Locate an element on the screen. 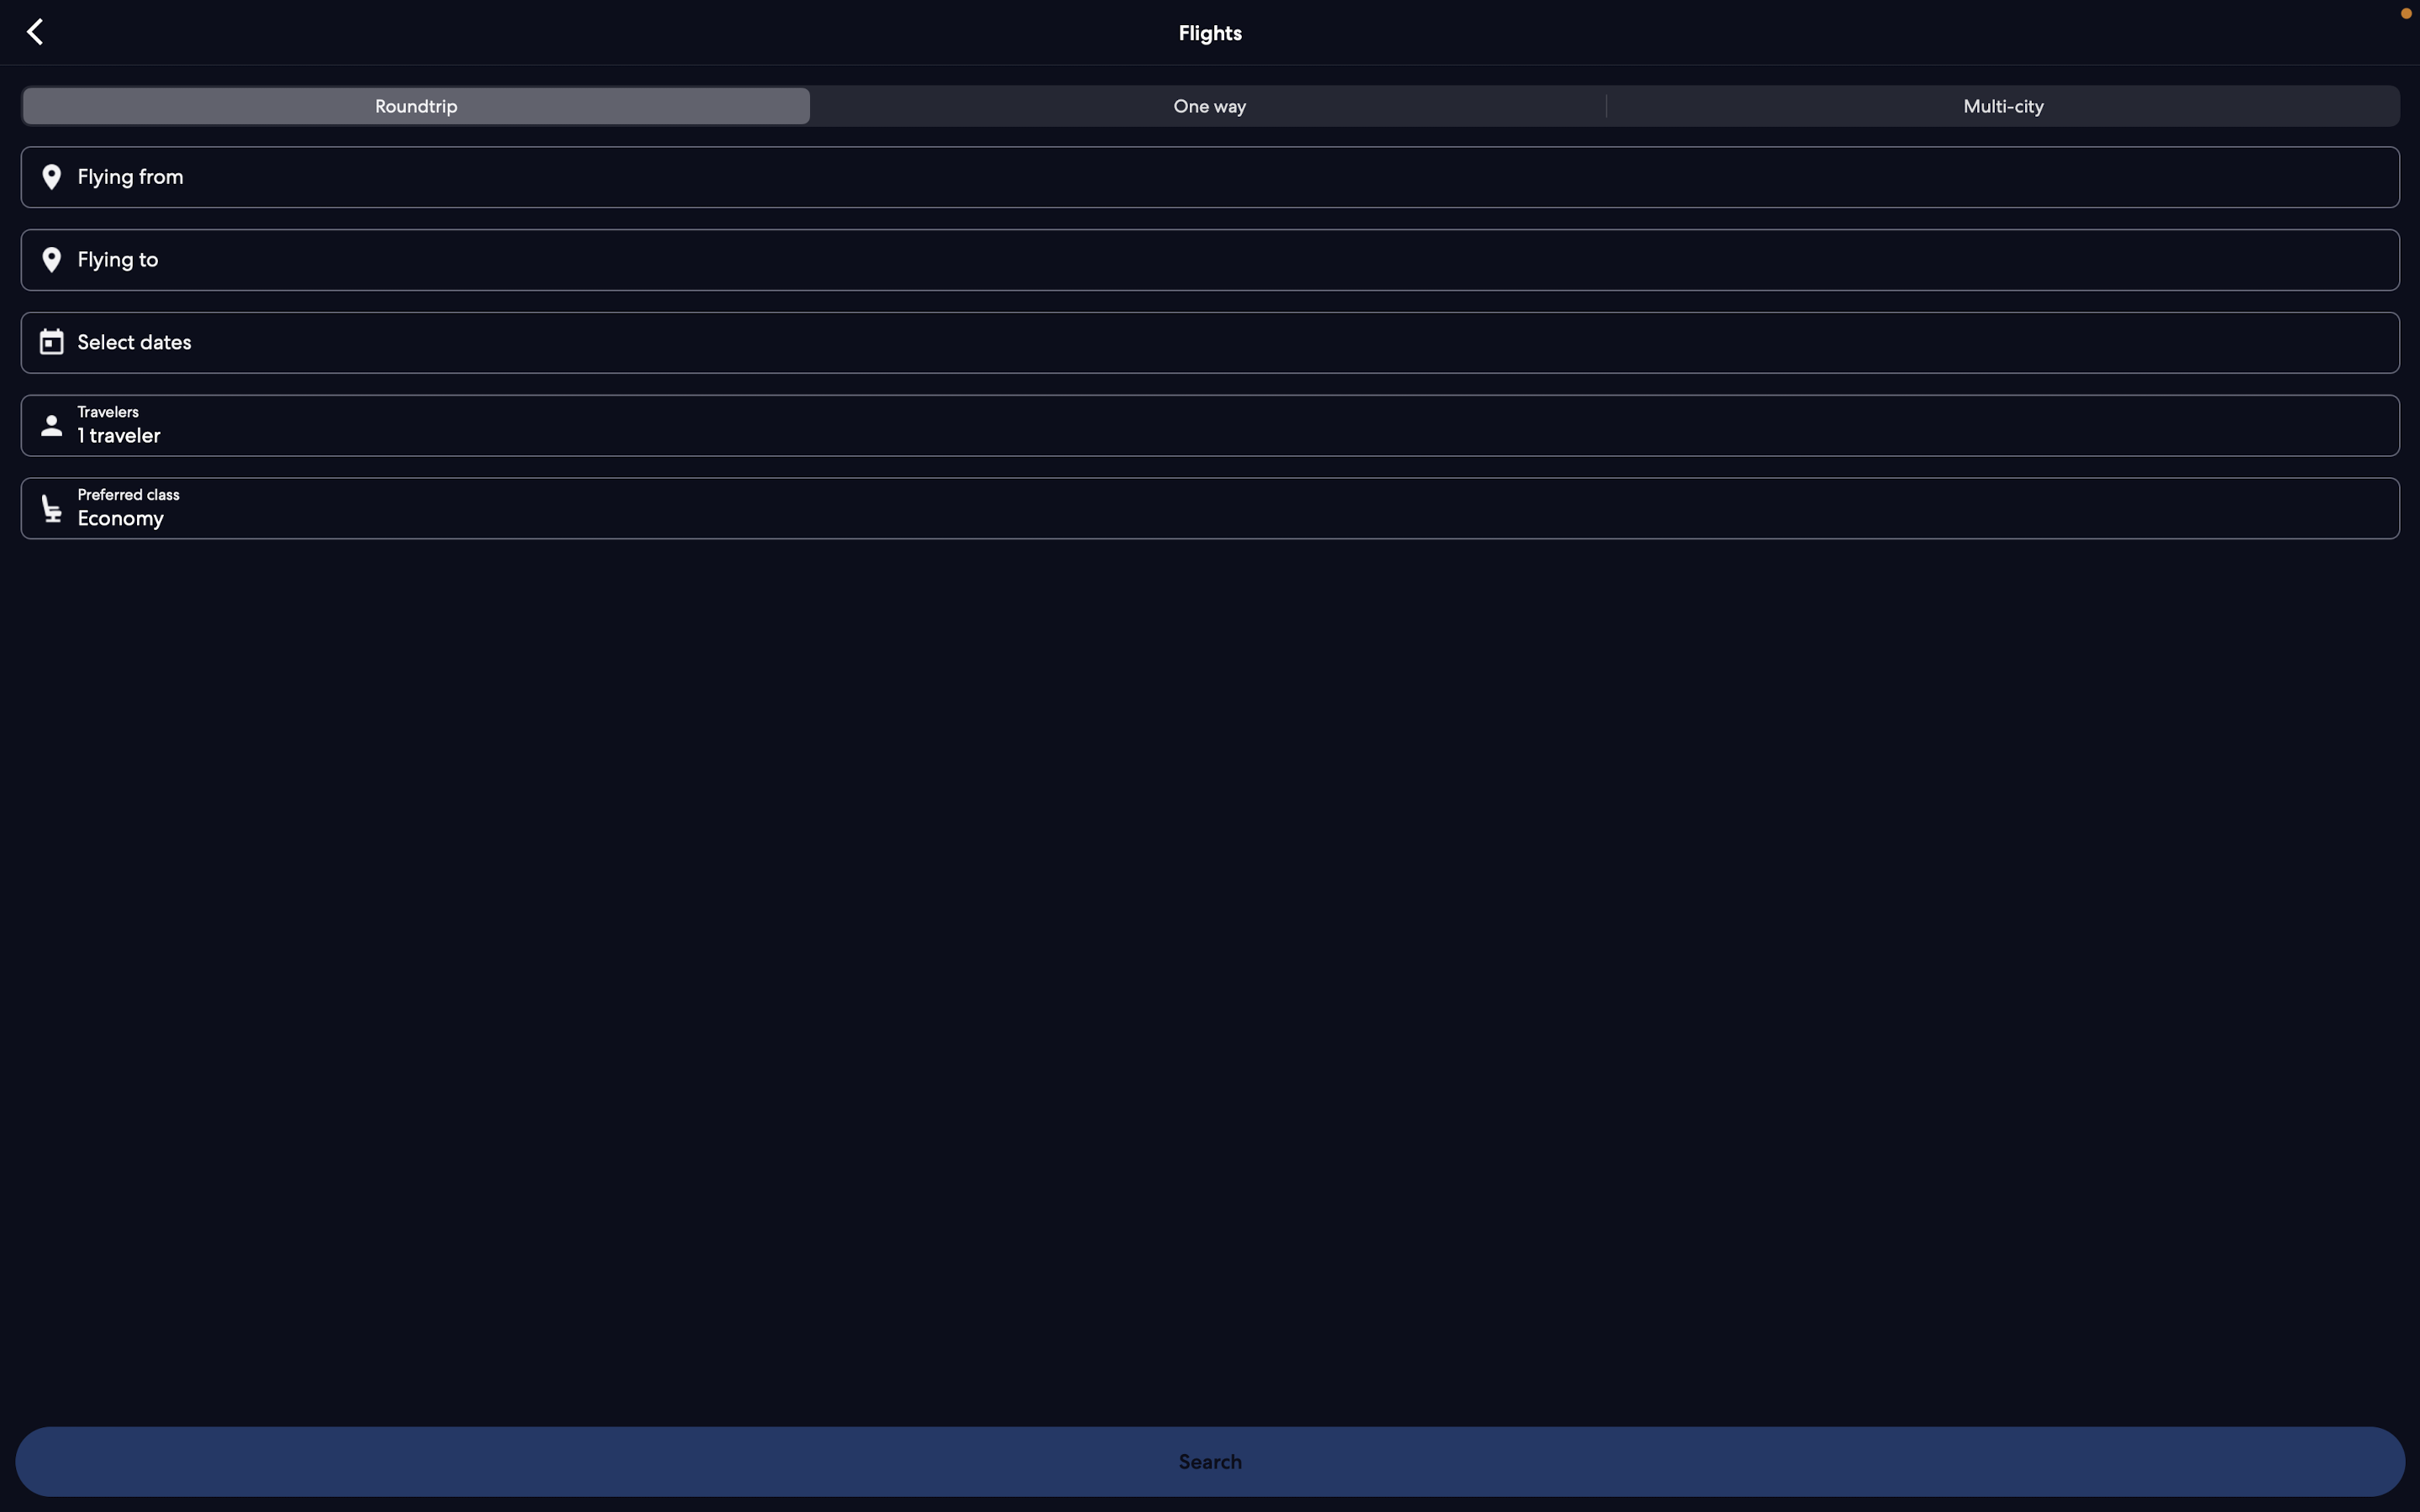 The height and width of the screenshot is (1512, 2420). multi-city option for flights is located at coordinates (1997, 109).